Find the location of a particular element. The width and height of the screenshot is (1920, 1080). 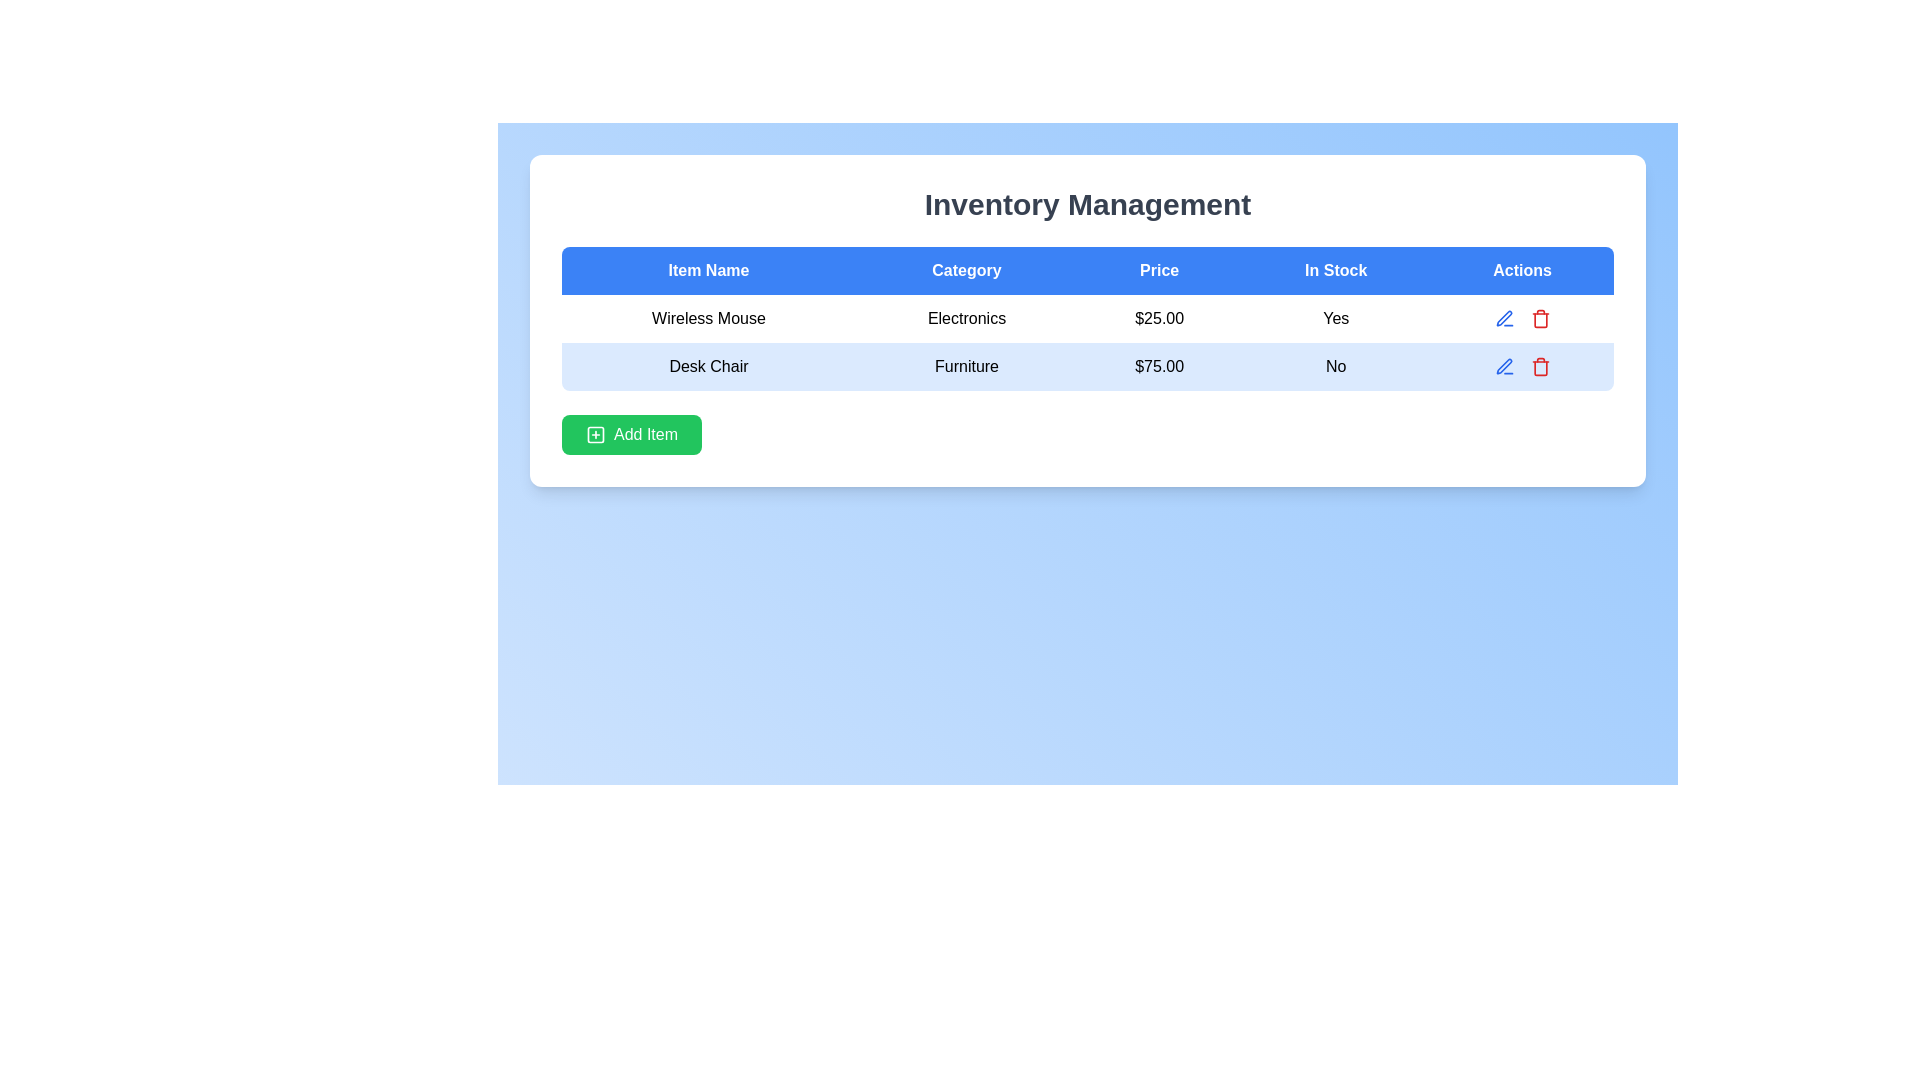

the edit icon button in the 'Actions' column of the 'Desk Chair' row is located at coordinates (1504, 318).